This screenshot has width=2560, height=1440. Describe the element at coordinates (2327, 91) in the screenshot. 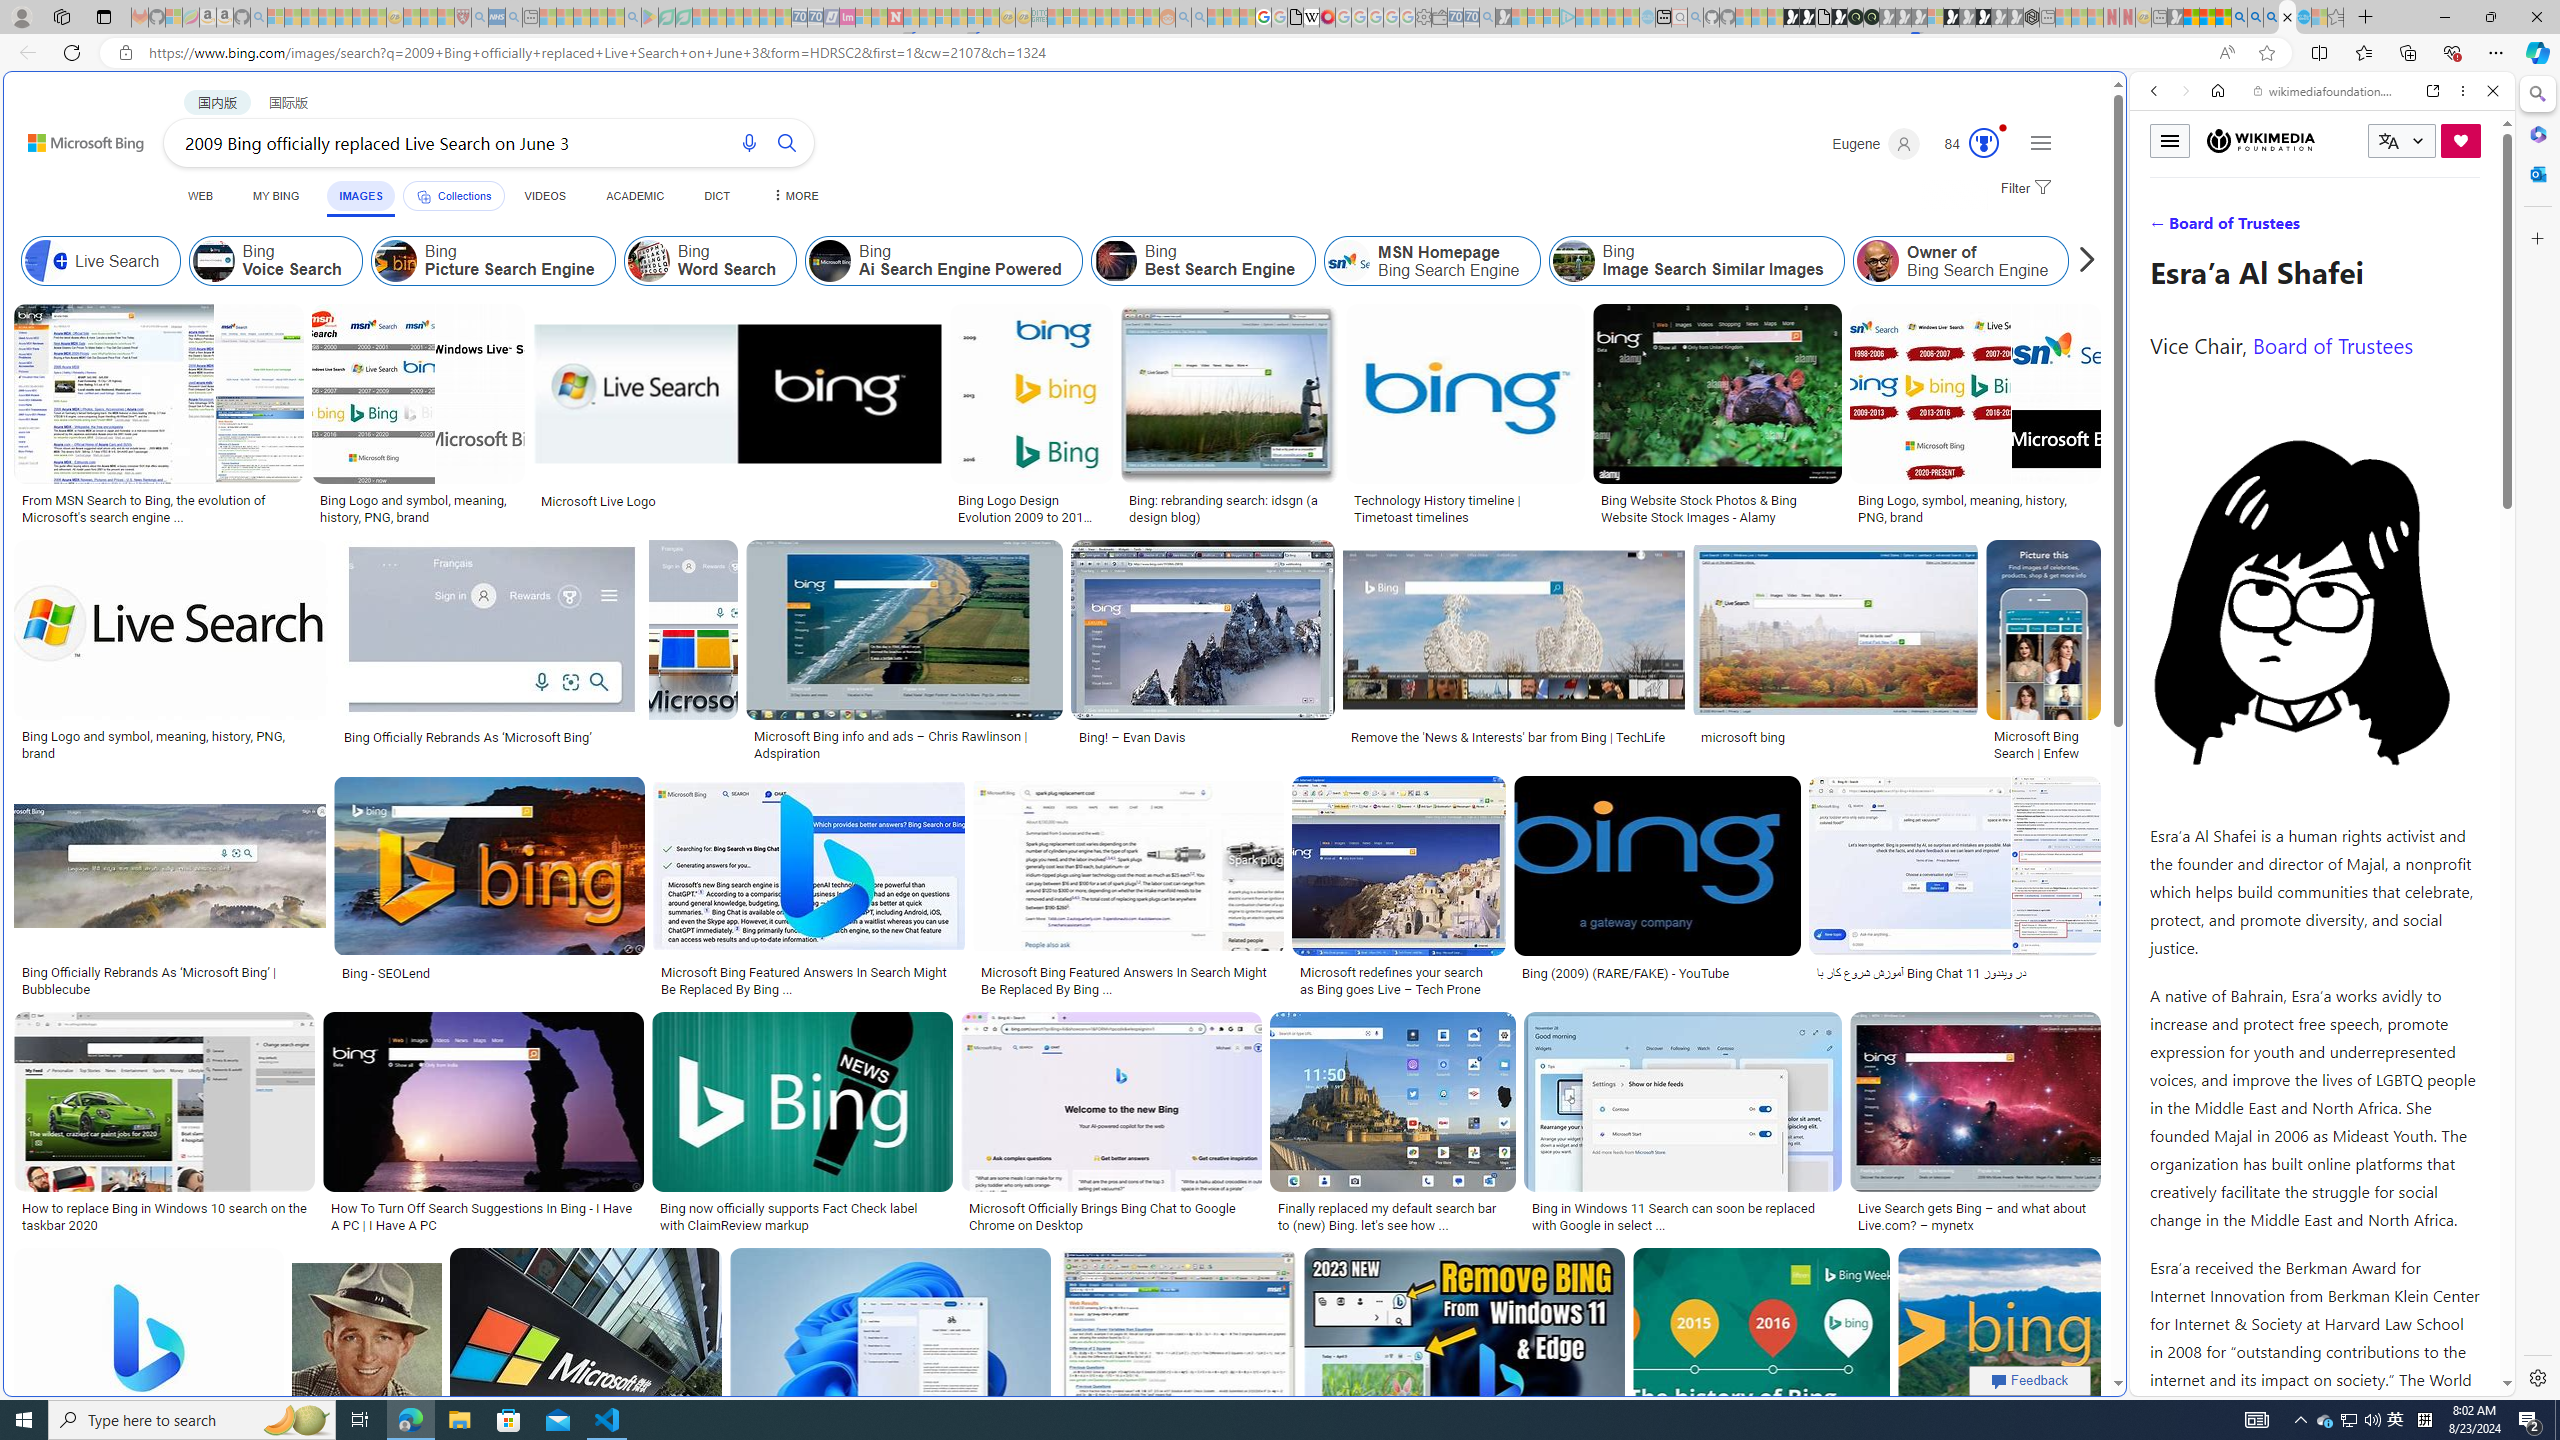

I see `'wikimediafoundation.org'` at that location.